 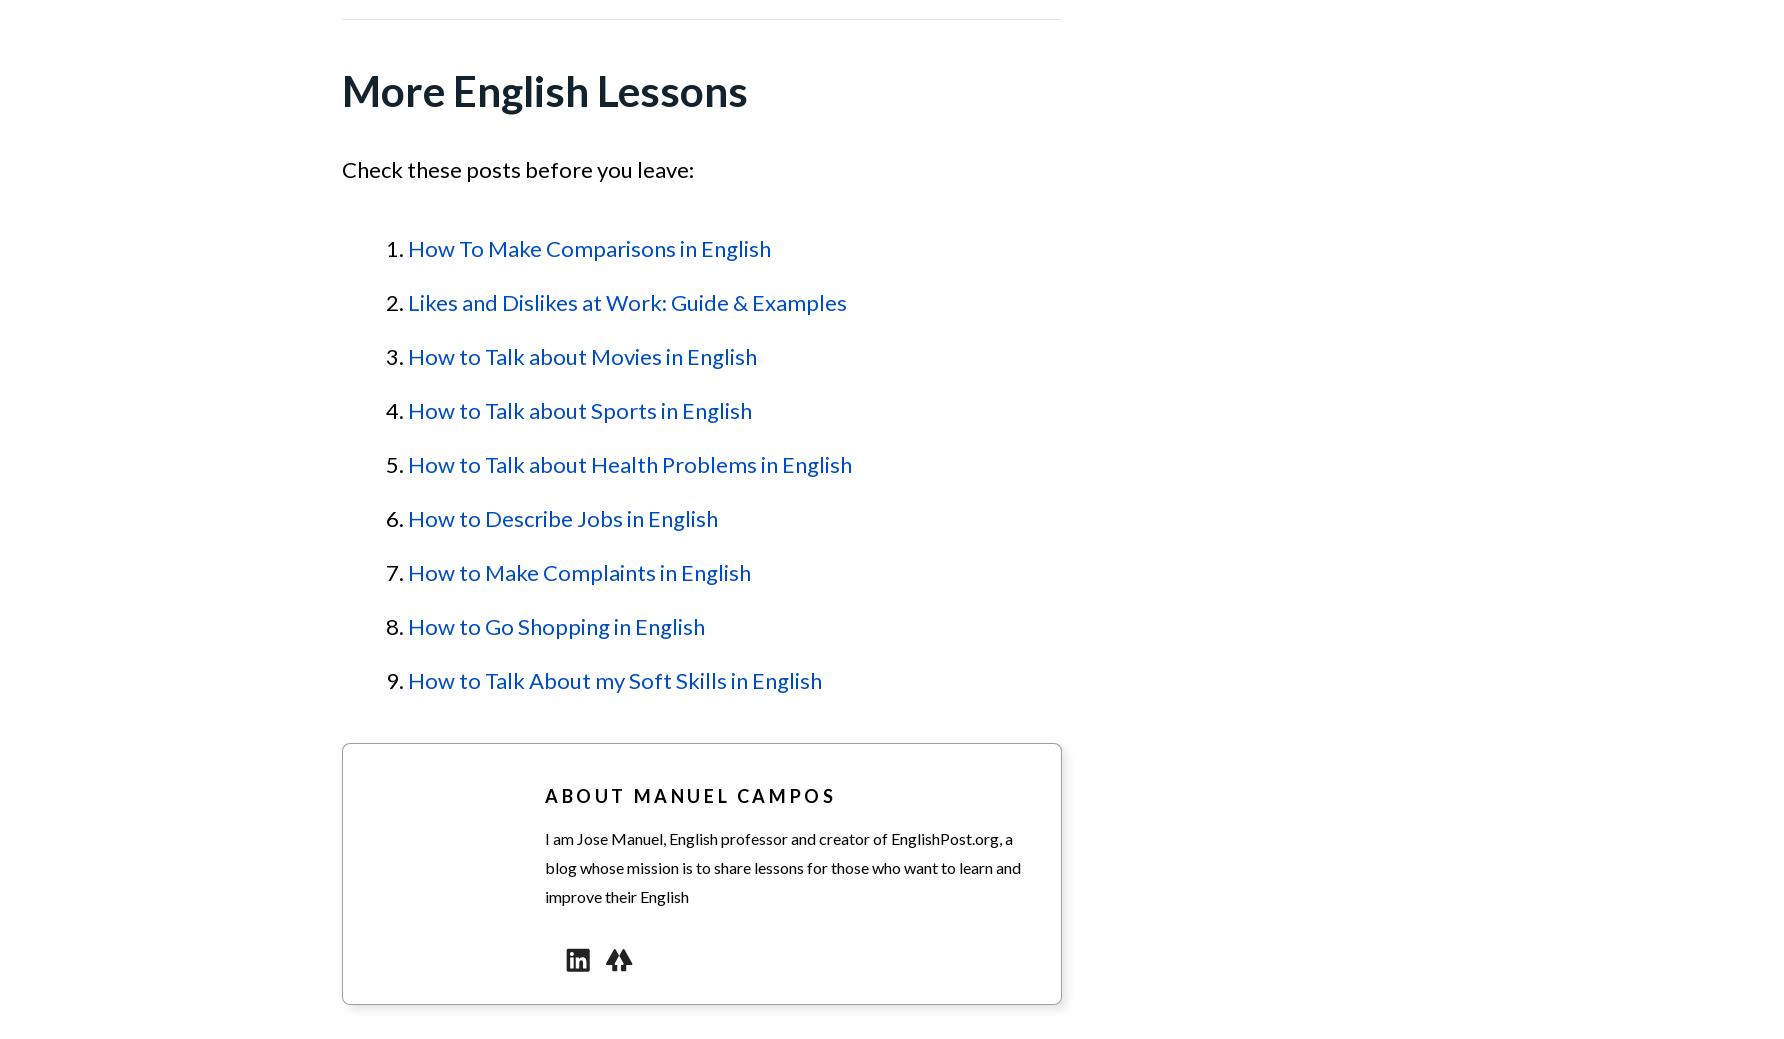 What do you see at coordinates (578, 572) in the screenshot?
I see `'How to Make Complaints in English'` at bounding box center [578, 572].